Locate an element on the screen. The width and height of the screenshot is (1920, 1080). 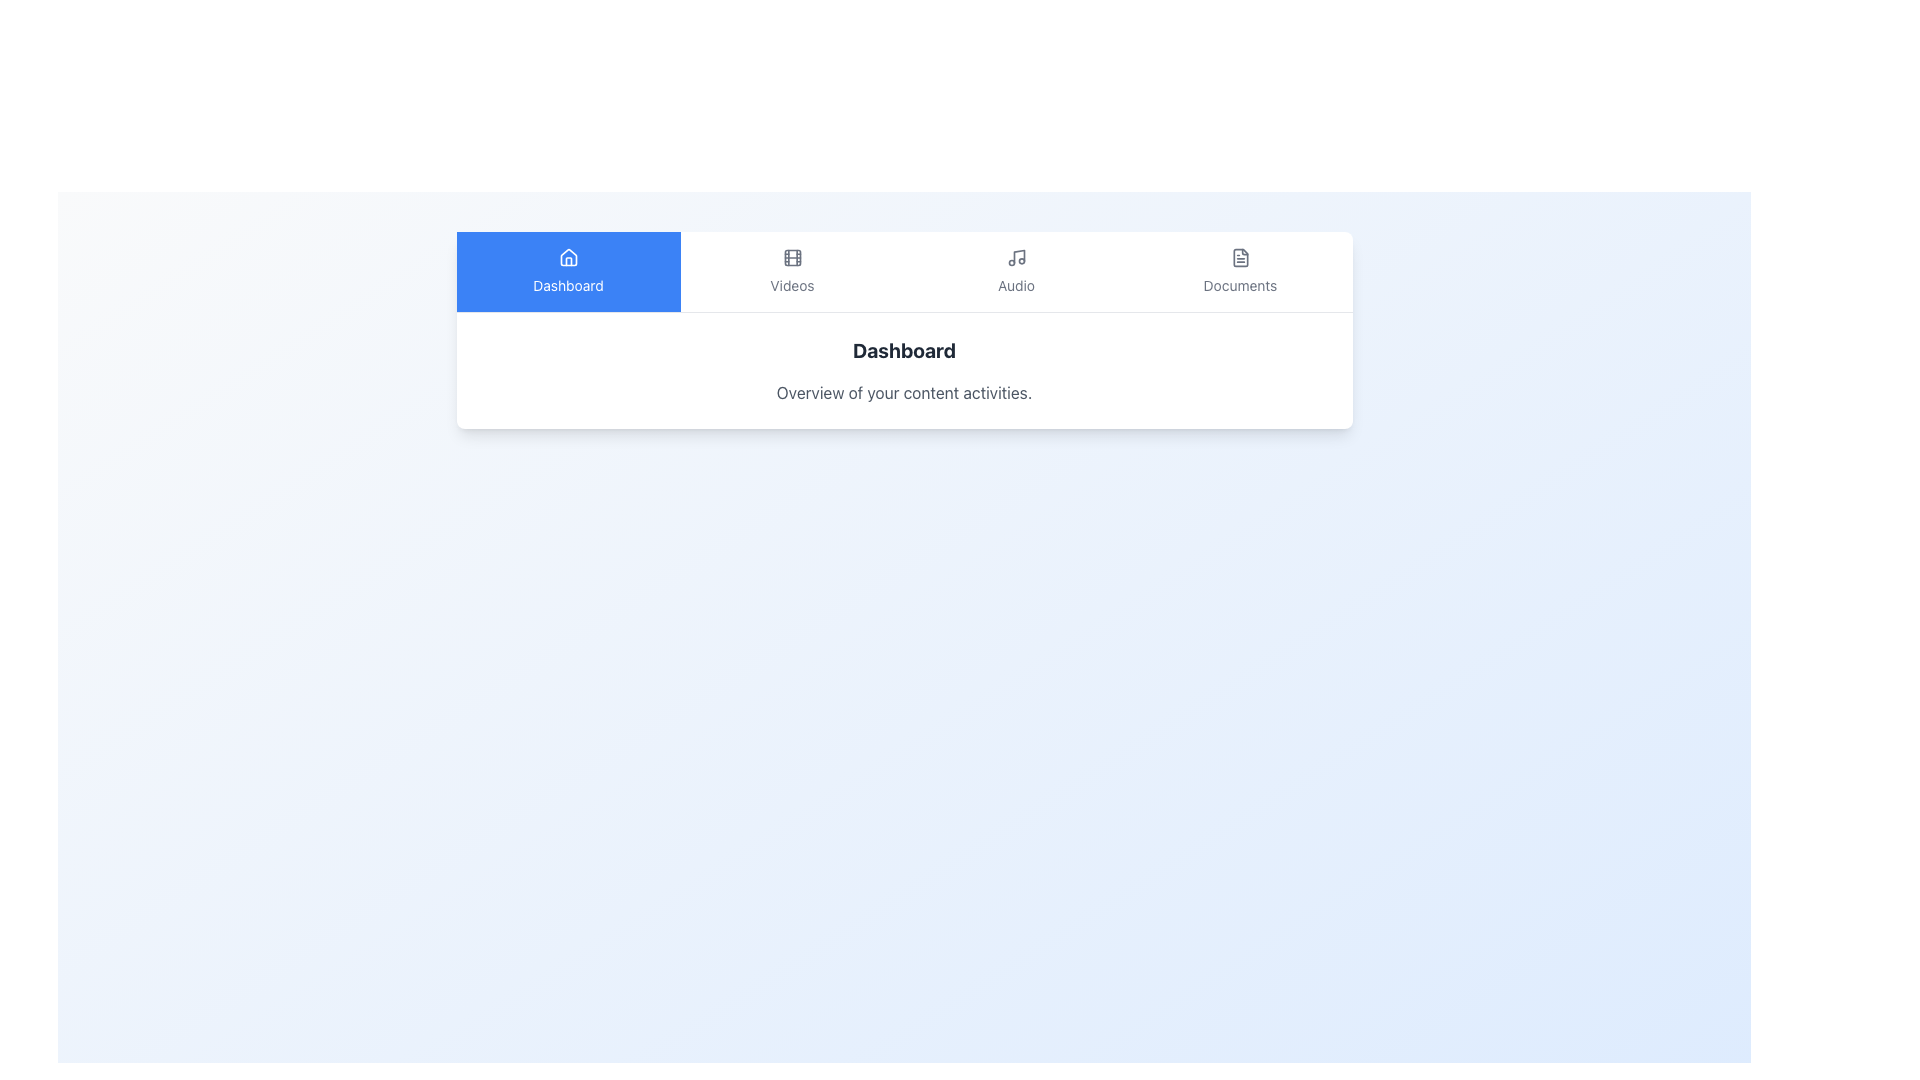
the button displaying a musical note and the text 'Audio' is located at coordinates (1016, 272).